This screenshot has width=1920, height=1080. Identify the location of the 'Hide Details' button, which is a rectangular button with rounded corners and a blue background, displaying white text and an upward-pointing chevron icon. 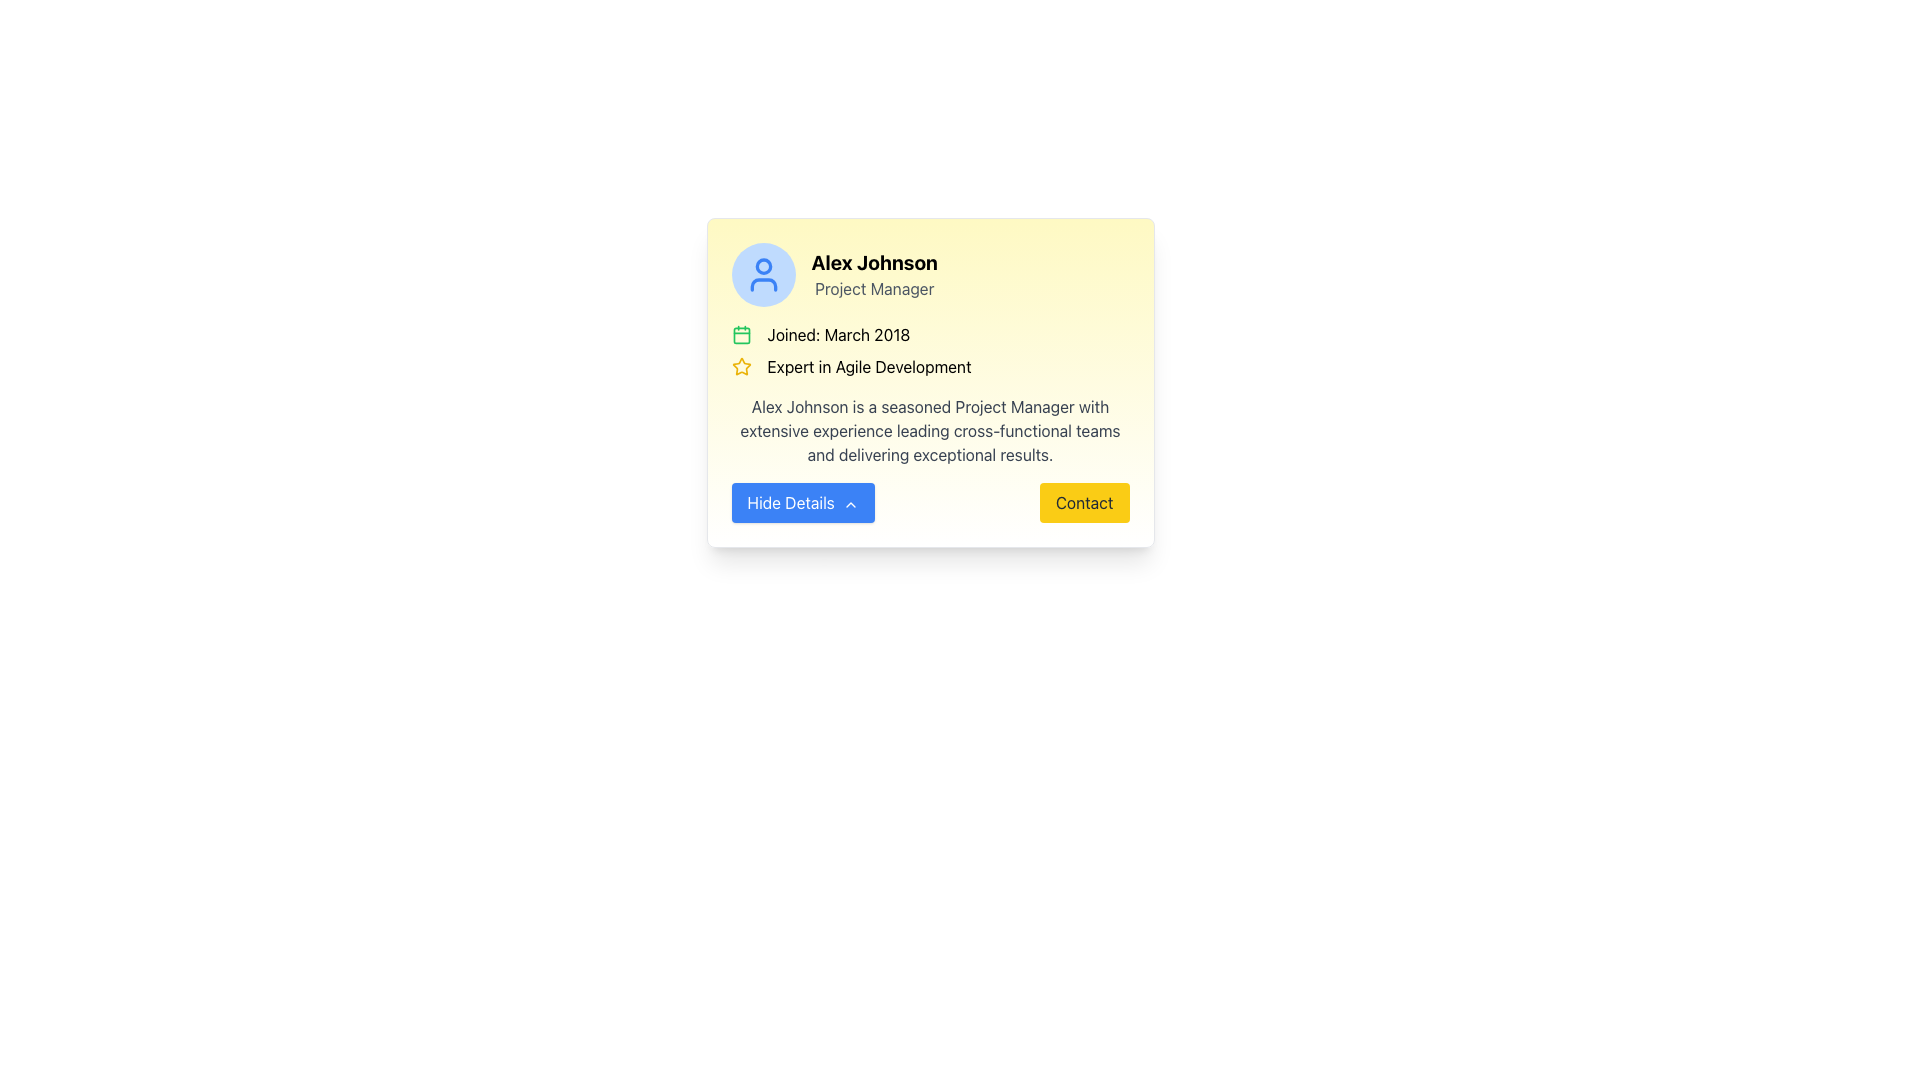
(803, 501).